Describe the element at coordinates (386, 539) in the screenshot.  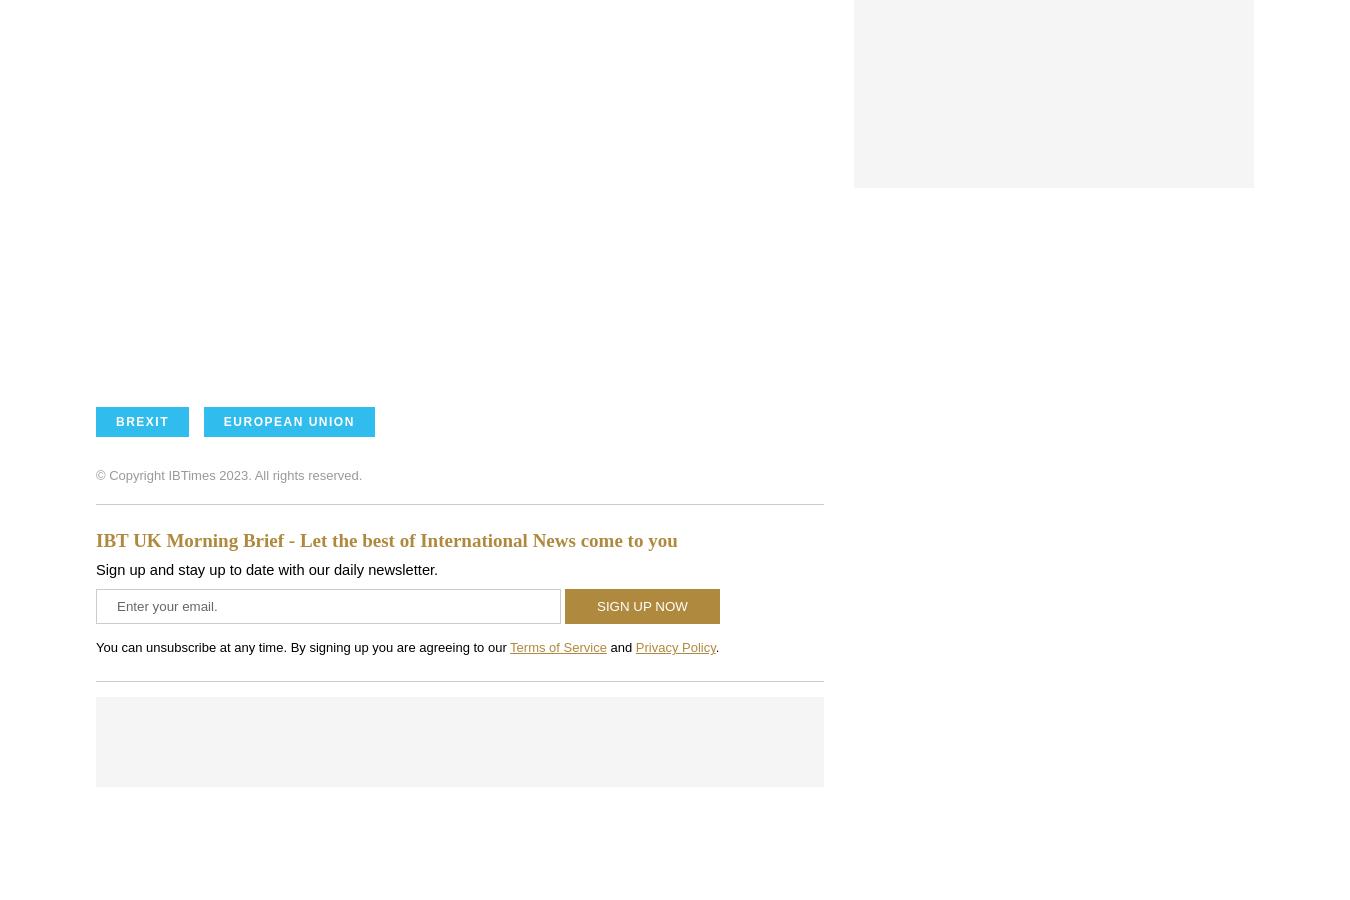
I see `'IBT UK Morning Brief - Let the best of International News come to you'` at that location.